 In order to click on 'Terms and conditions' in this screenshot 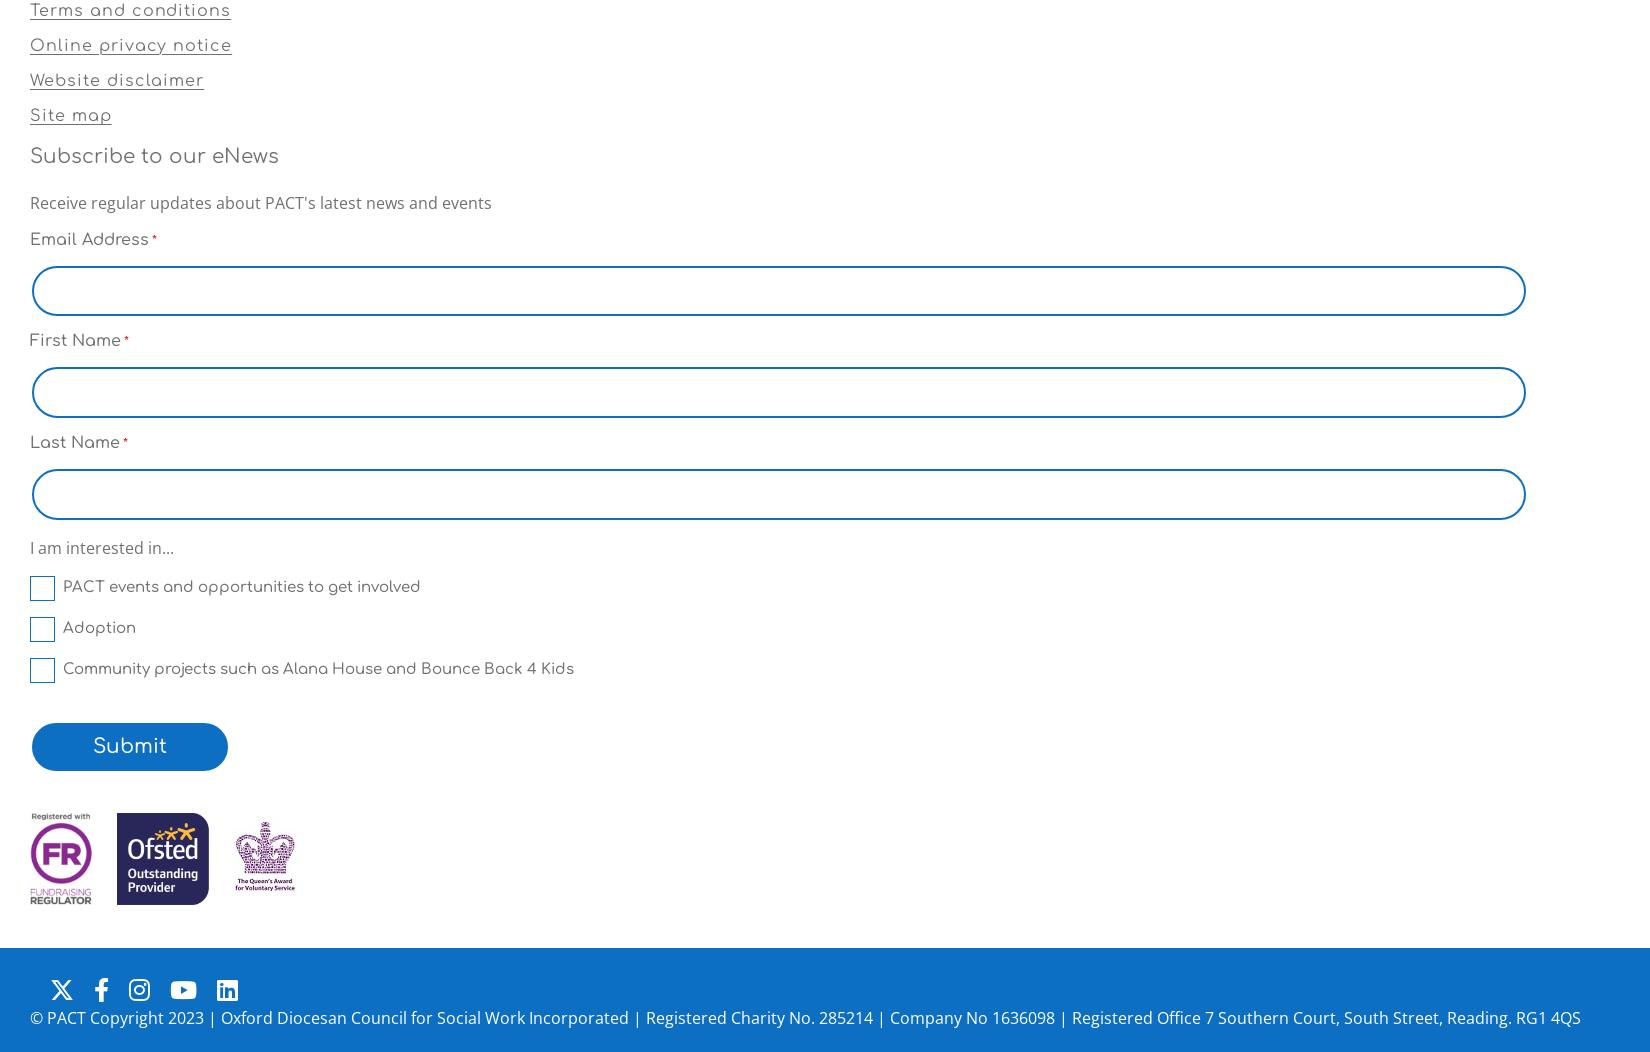, I will do `click(130, 9)`.